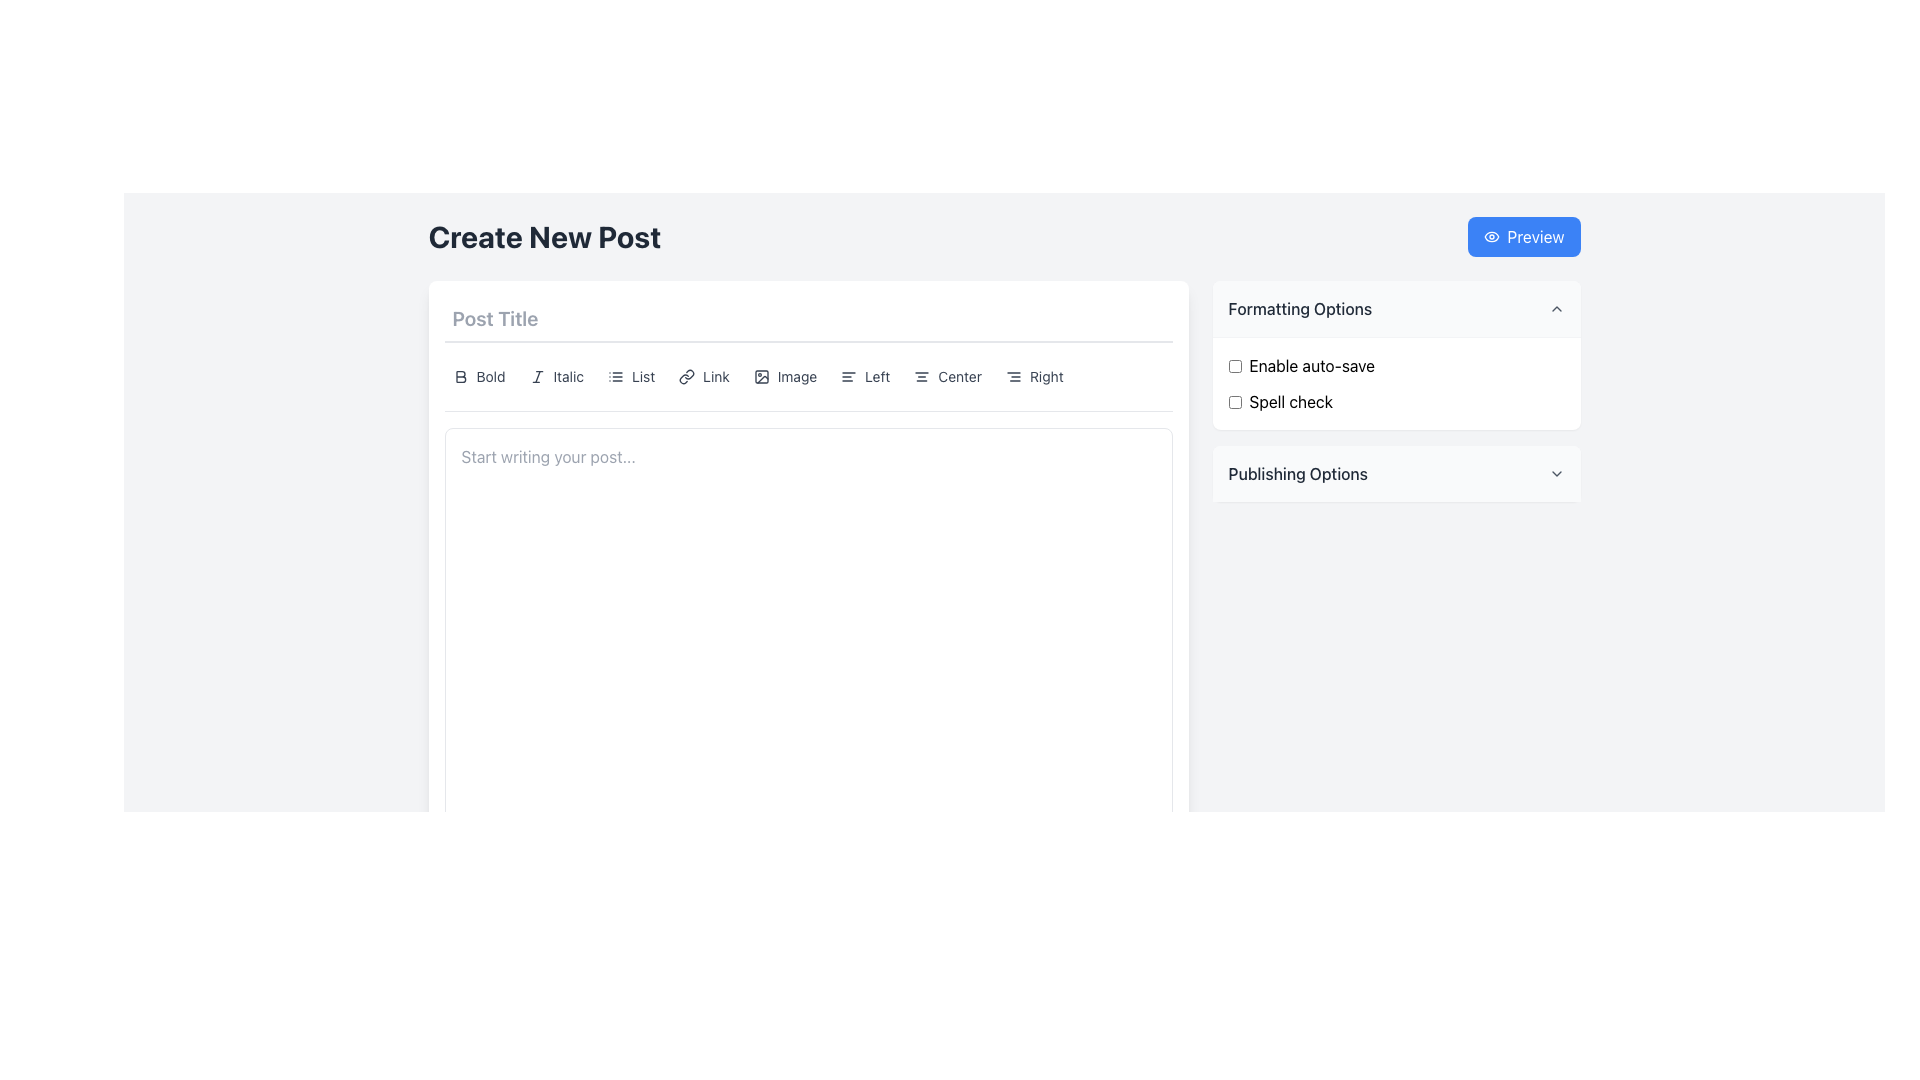  What do you see at coordinates (1312, 366) in the screenshot?
I see `text label located to the right of the checkbox in the 'Formatting Options' section to understand the checkbox function` at bounding box center [1312, 366].